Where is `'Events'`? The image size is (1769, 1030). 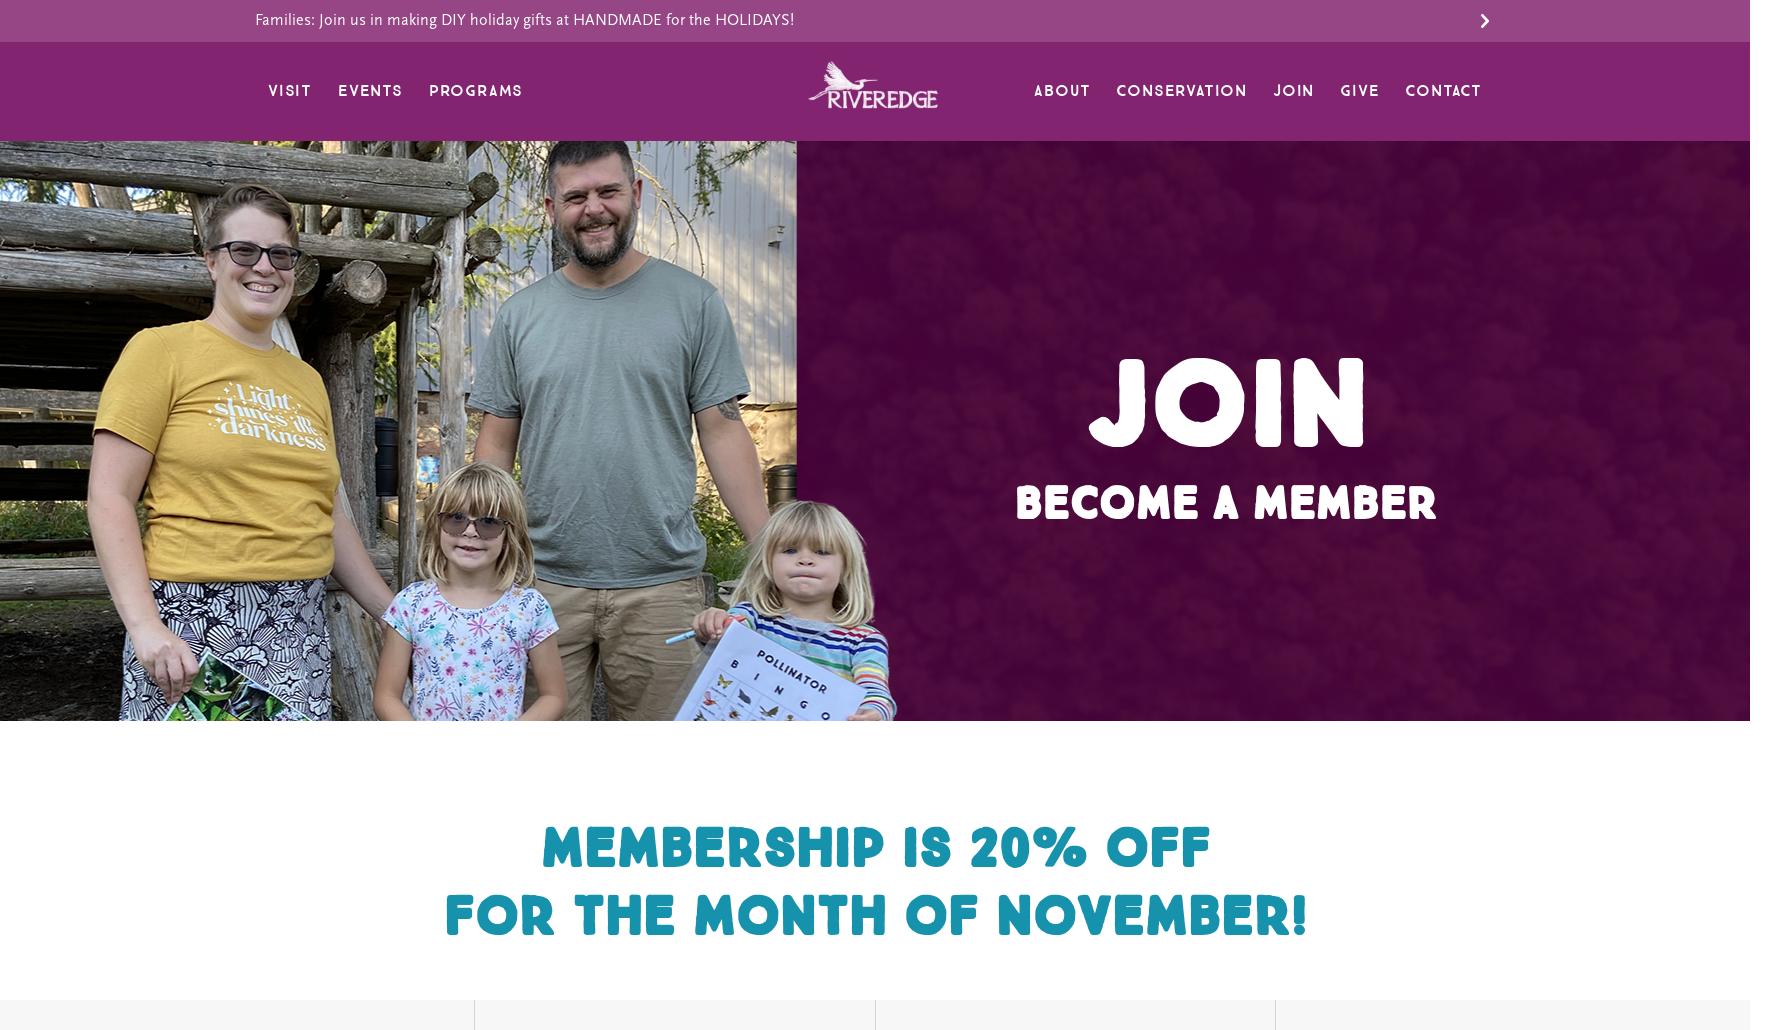 'Events' is located at coordinates (369, 90).